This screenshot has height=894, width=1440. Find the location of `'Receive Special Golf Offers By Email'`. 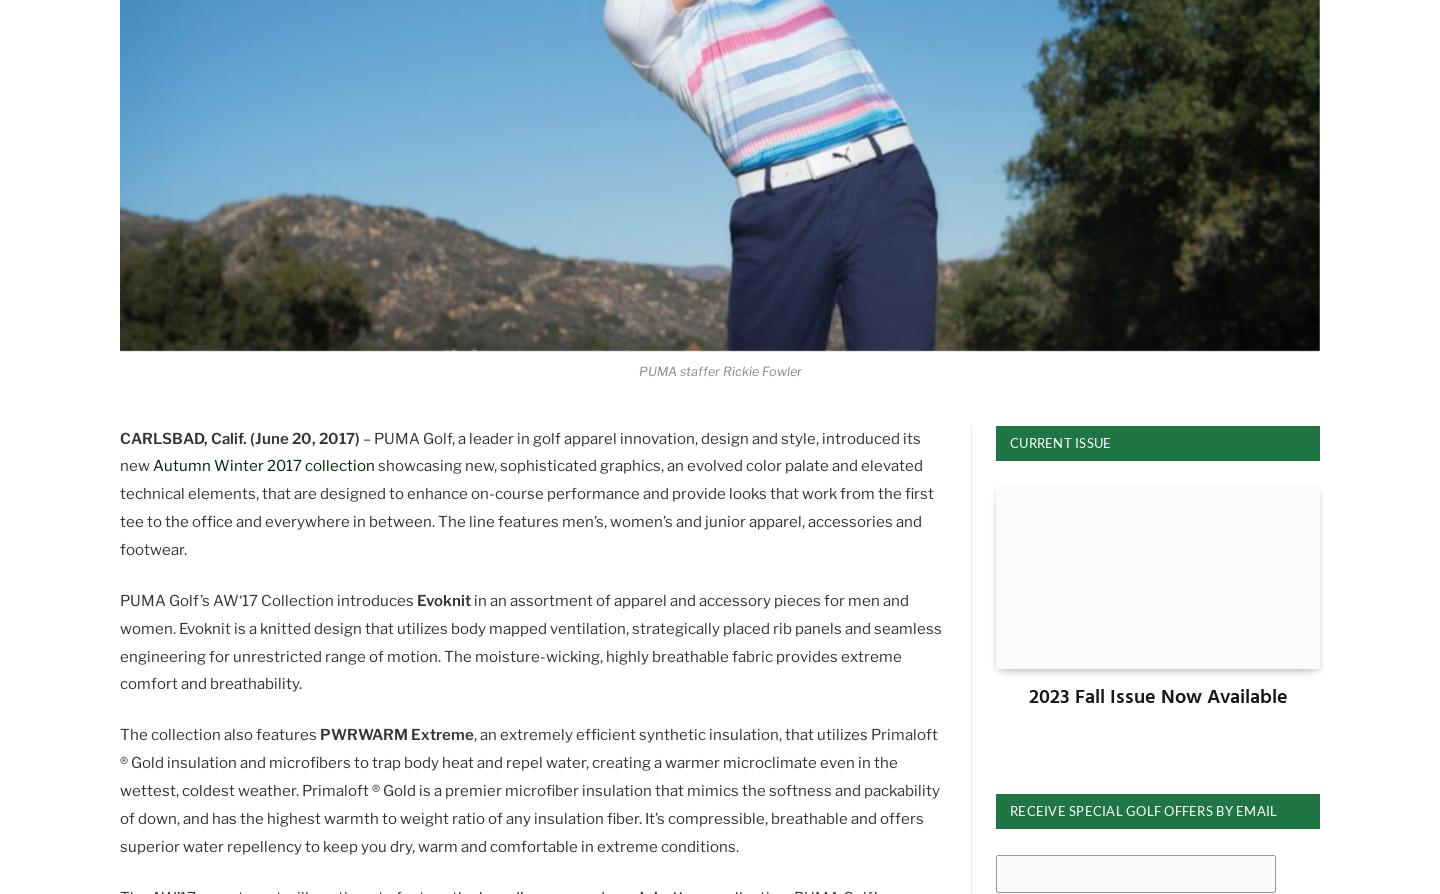

'Receive Special Golf Offers By Email' is located at coordinates (1009, 808).